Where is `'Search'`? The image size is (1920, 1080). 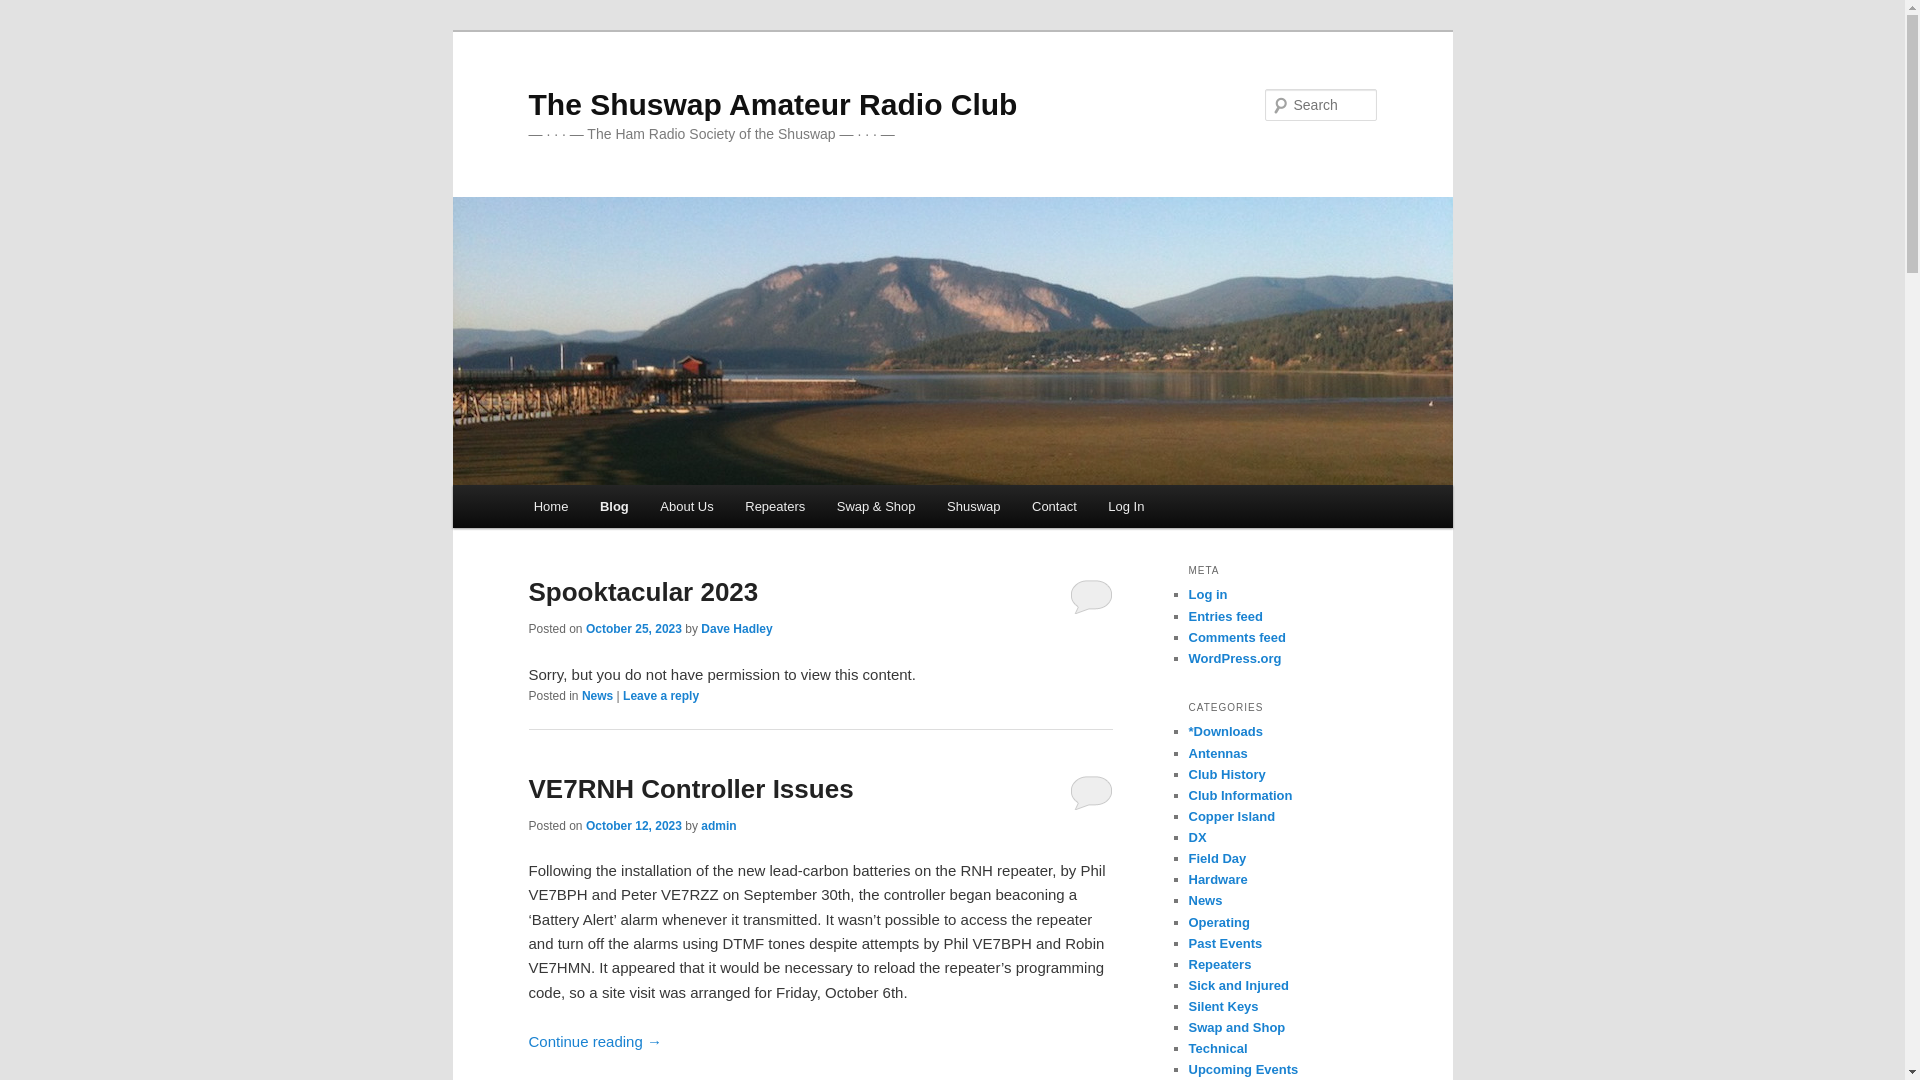
'Search' is located at coordinates (32, 11).